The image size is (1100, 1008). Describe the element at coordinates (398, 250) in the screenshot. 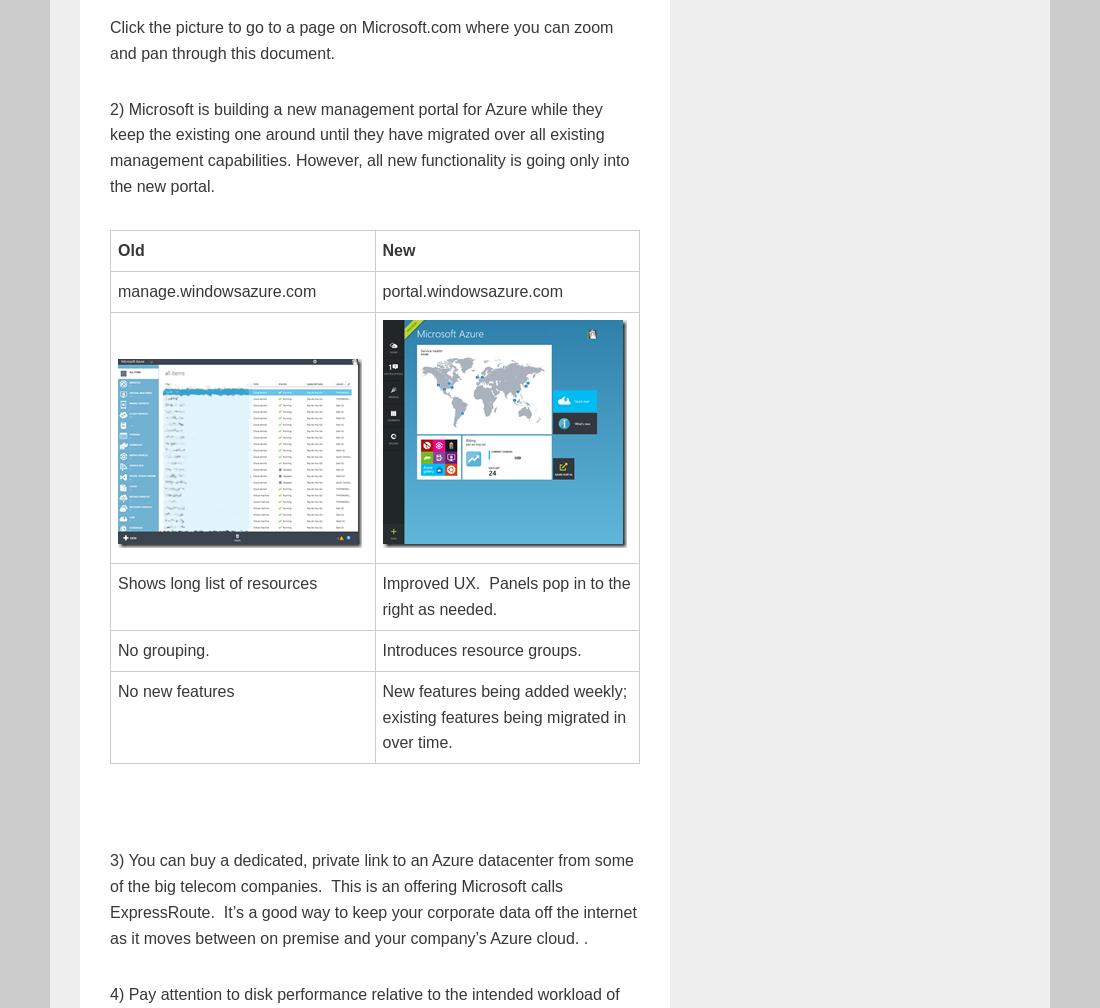

I see `'New'` at that location.